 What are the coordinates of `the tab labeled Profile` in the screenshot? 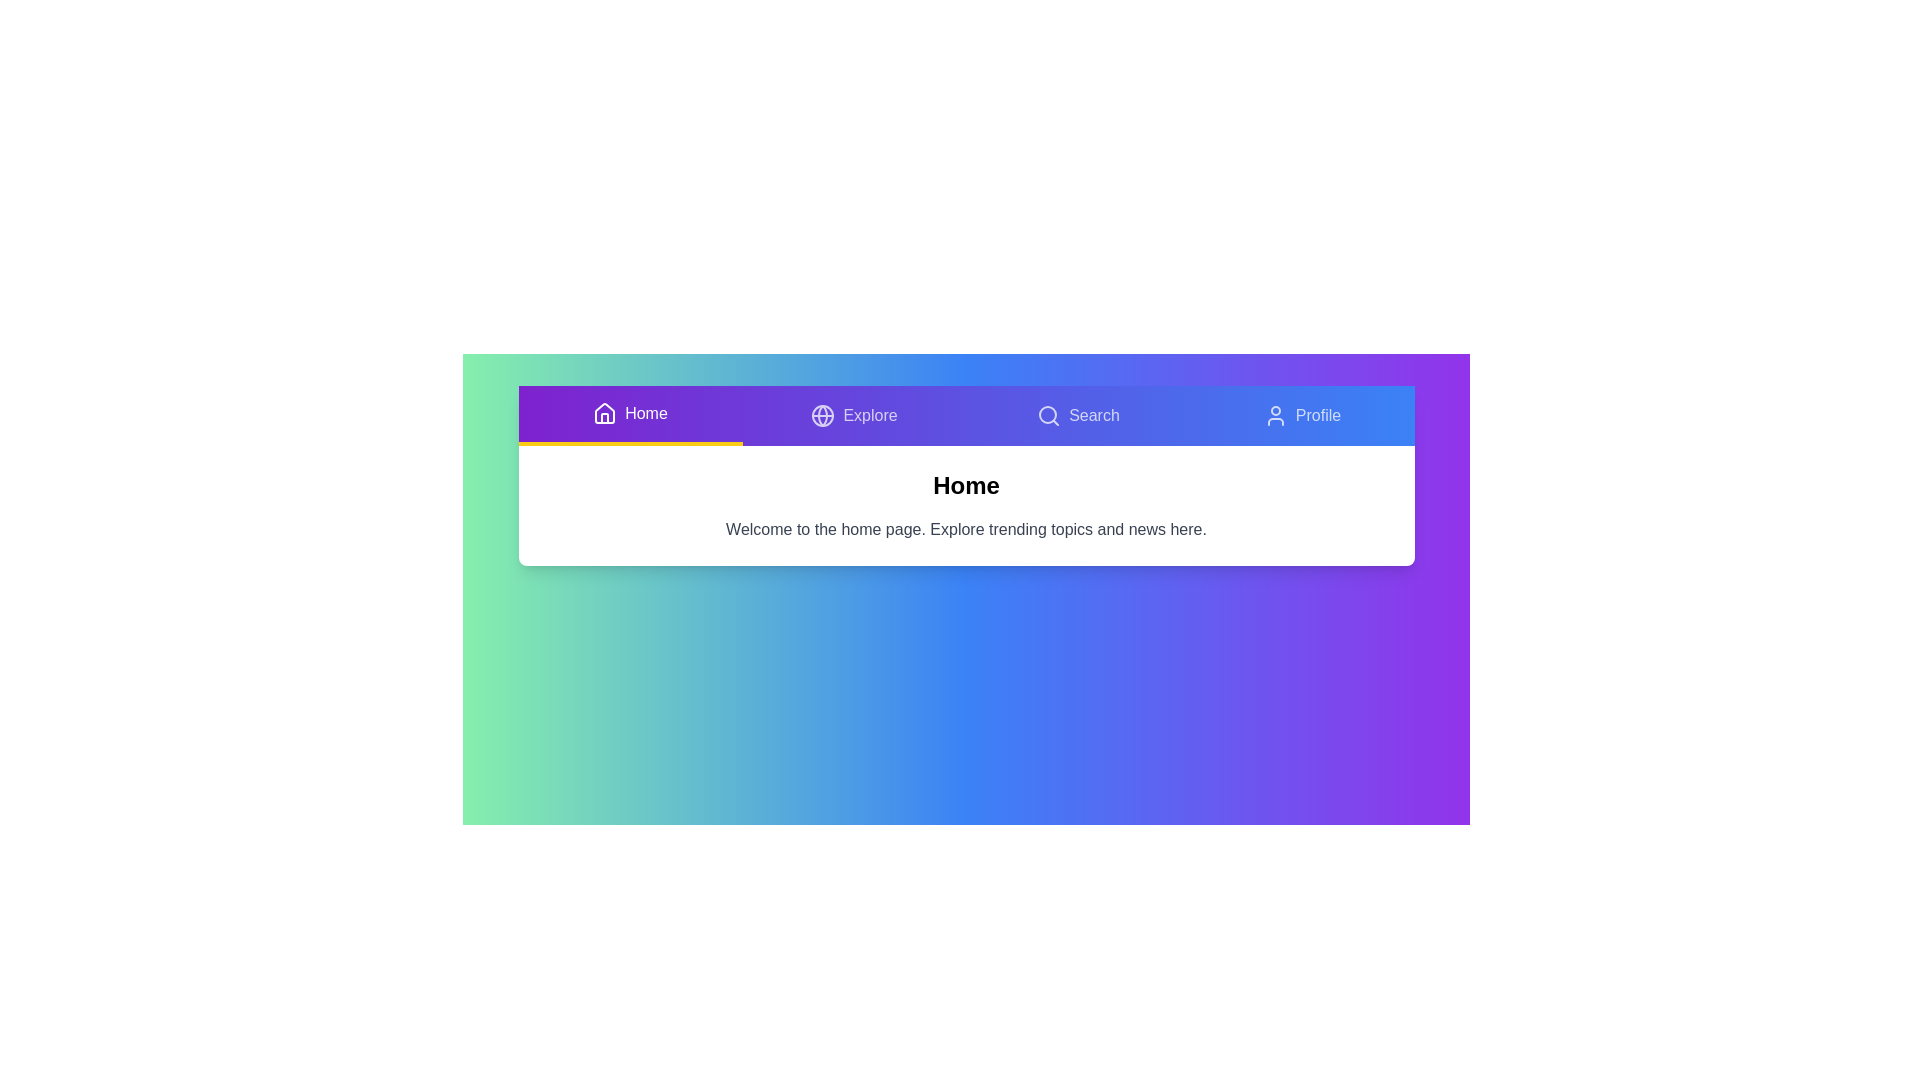 It's located at (1302, 415).